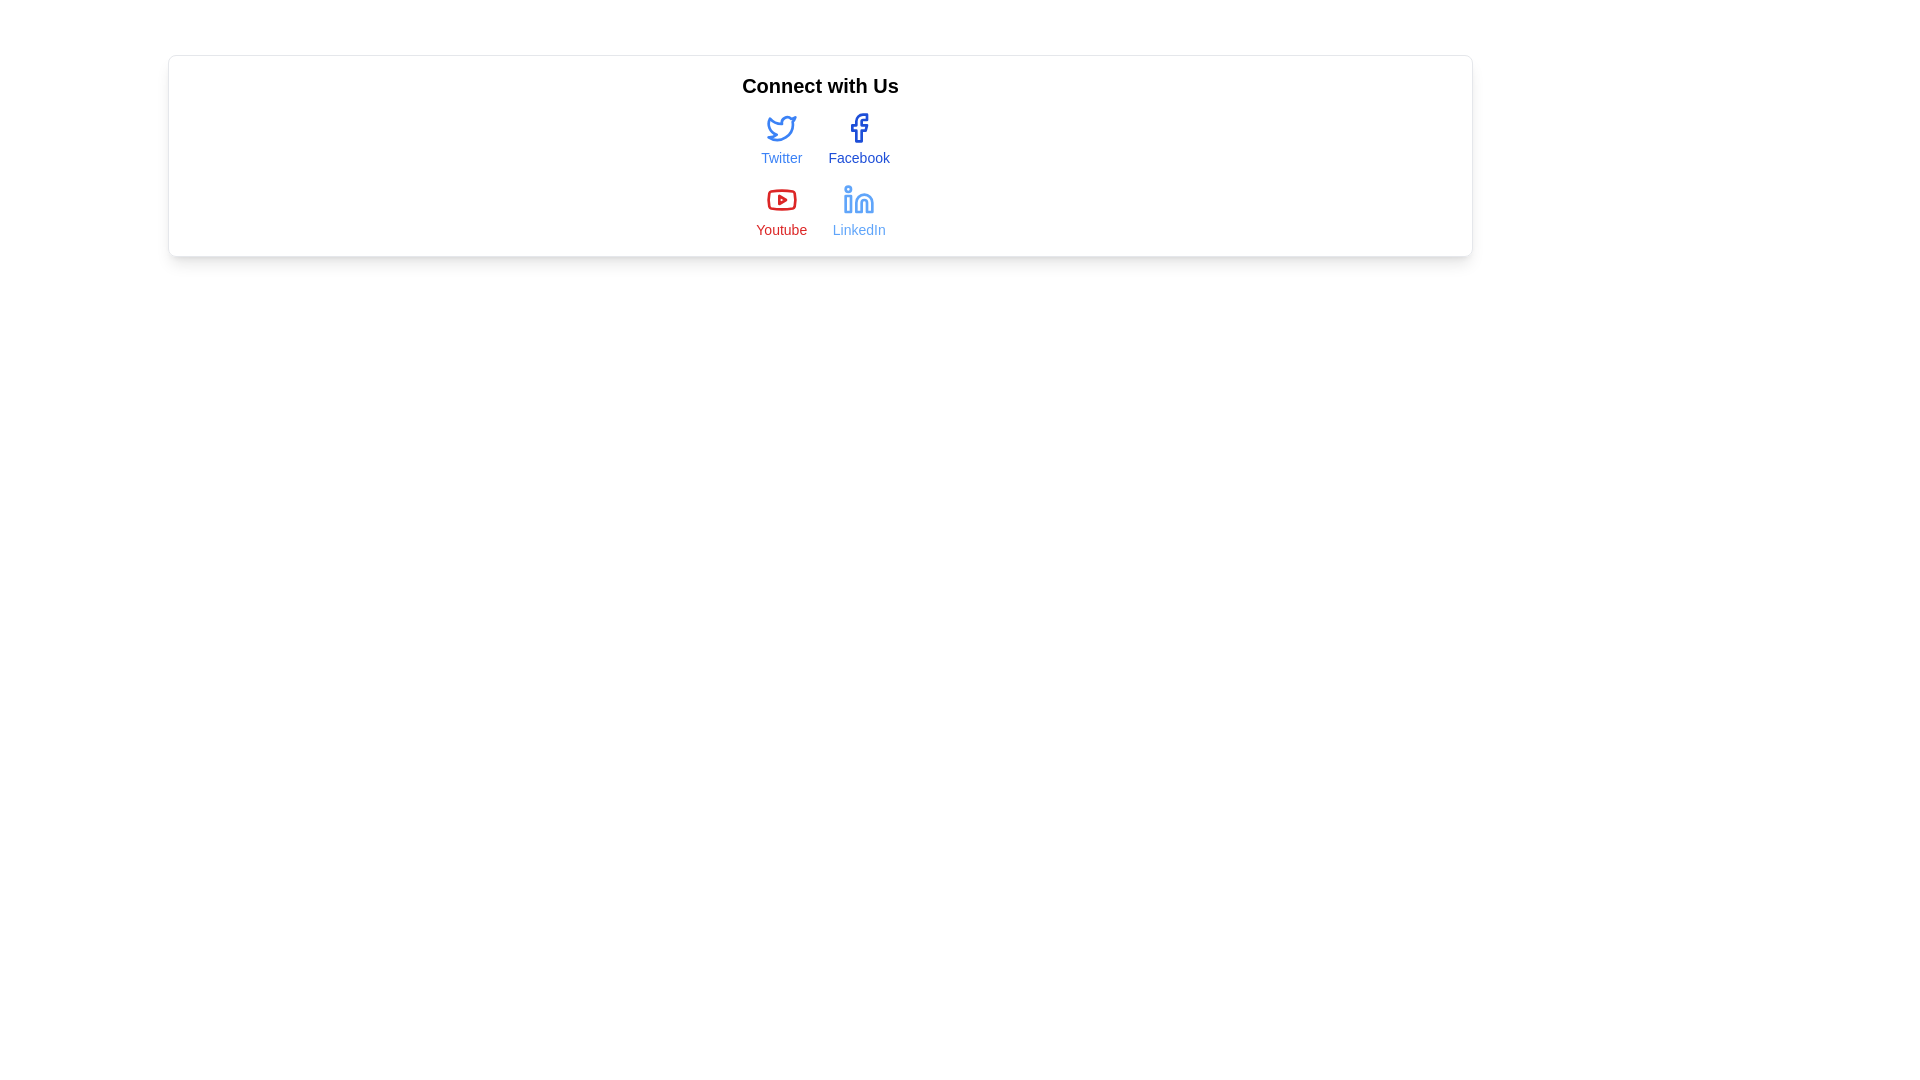  Describe the element at coordinates (780, 212) in the screenshot. I see `the YouTube hyperlink button, which is styled with a red YouTube logo and label, located in the second row of a 2-column grid layout` at that location.